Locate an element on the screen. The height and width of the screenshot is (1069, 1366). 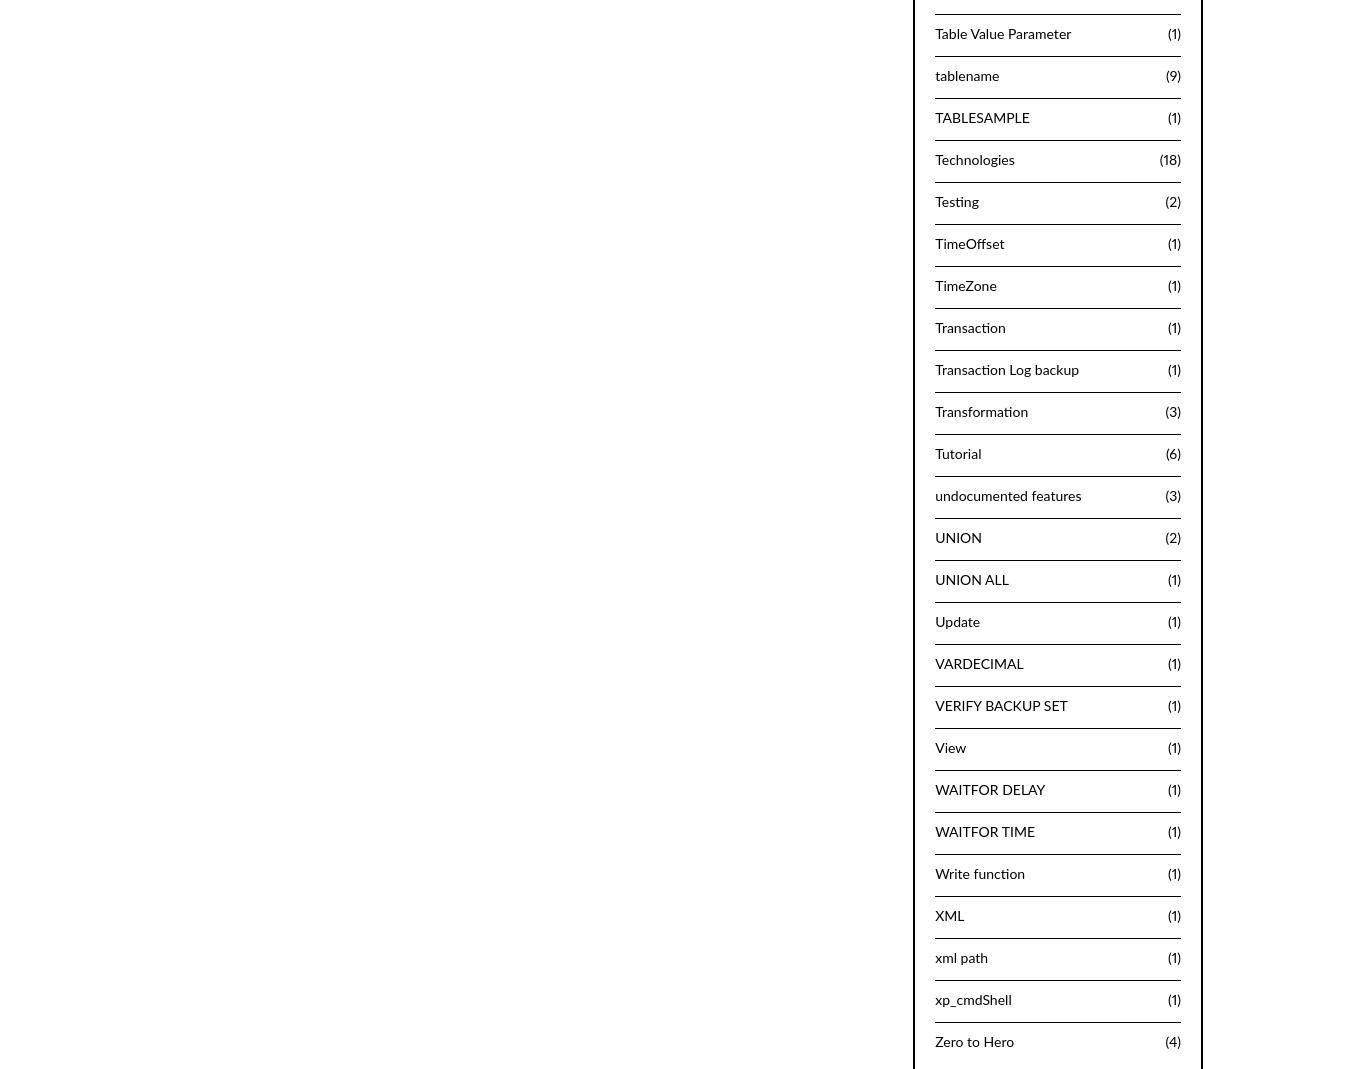
'Transaction' is located at coordinates (935, 327).